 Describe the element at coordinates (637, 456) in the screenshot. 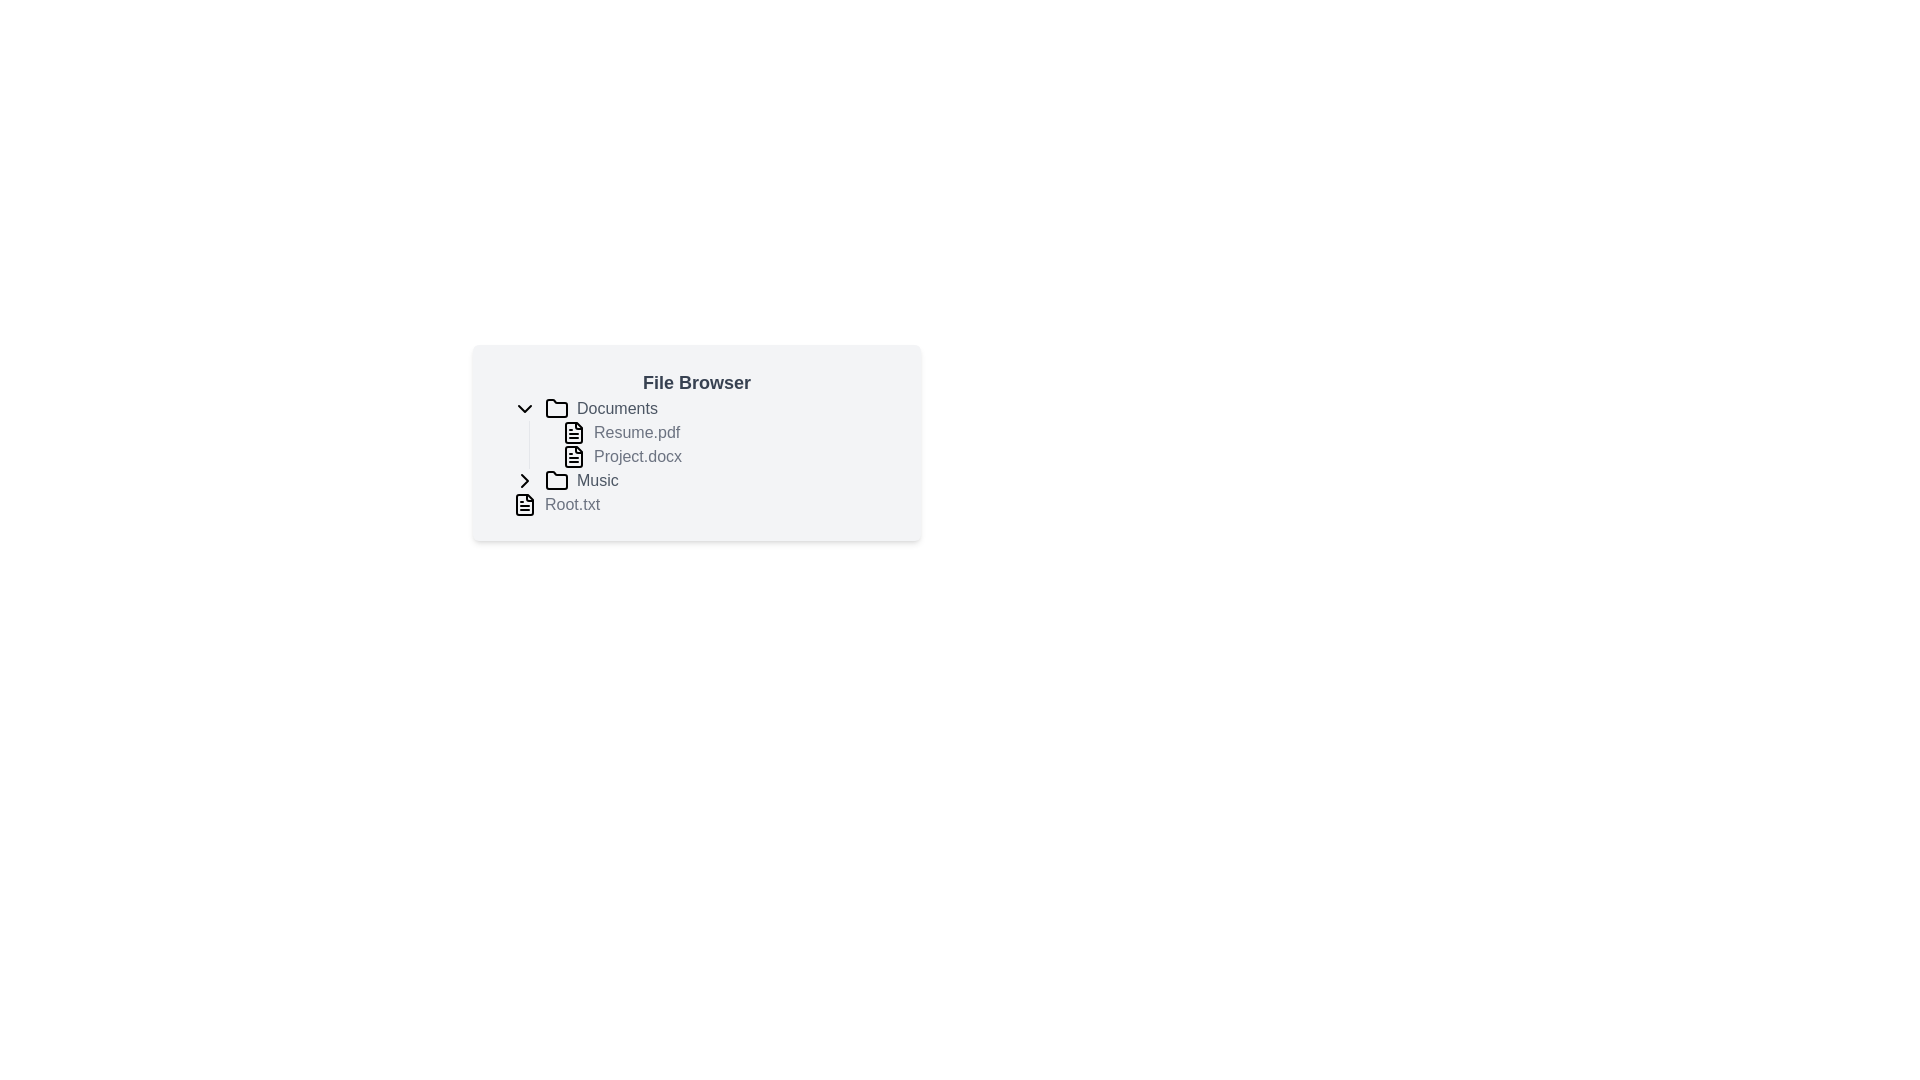

I see `the text label representing the file named 'Project.docx' located in the Documents folder` at that location.